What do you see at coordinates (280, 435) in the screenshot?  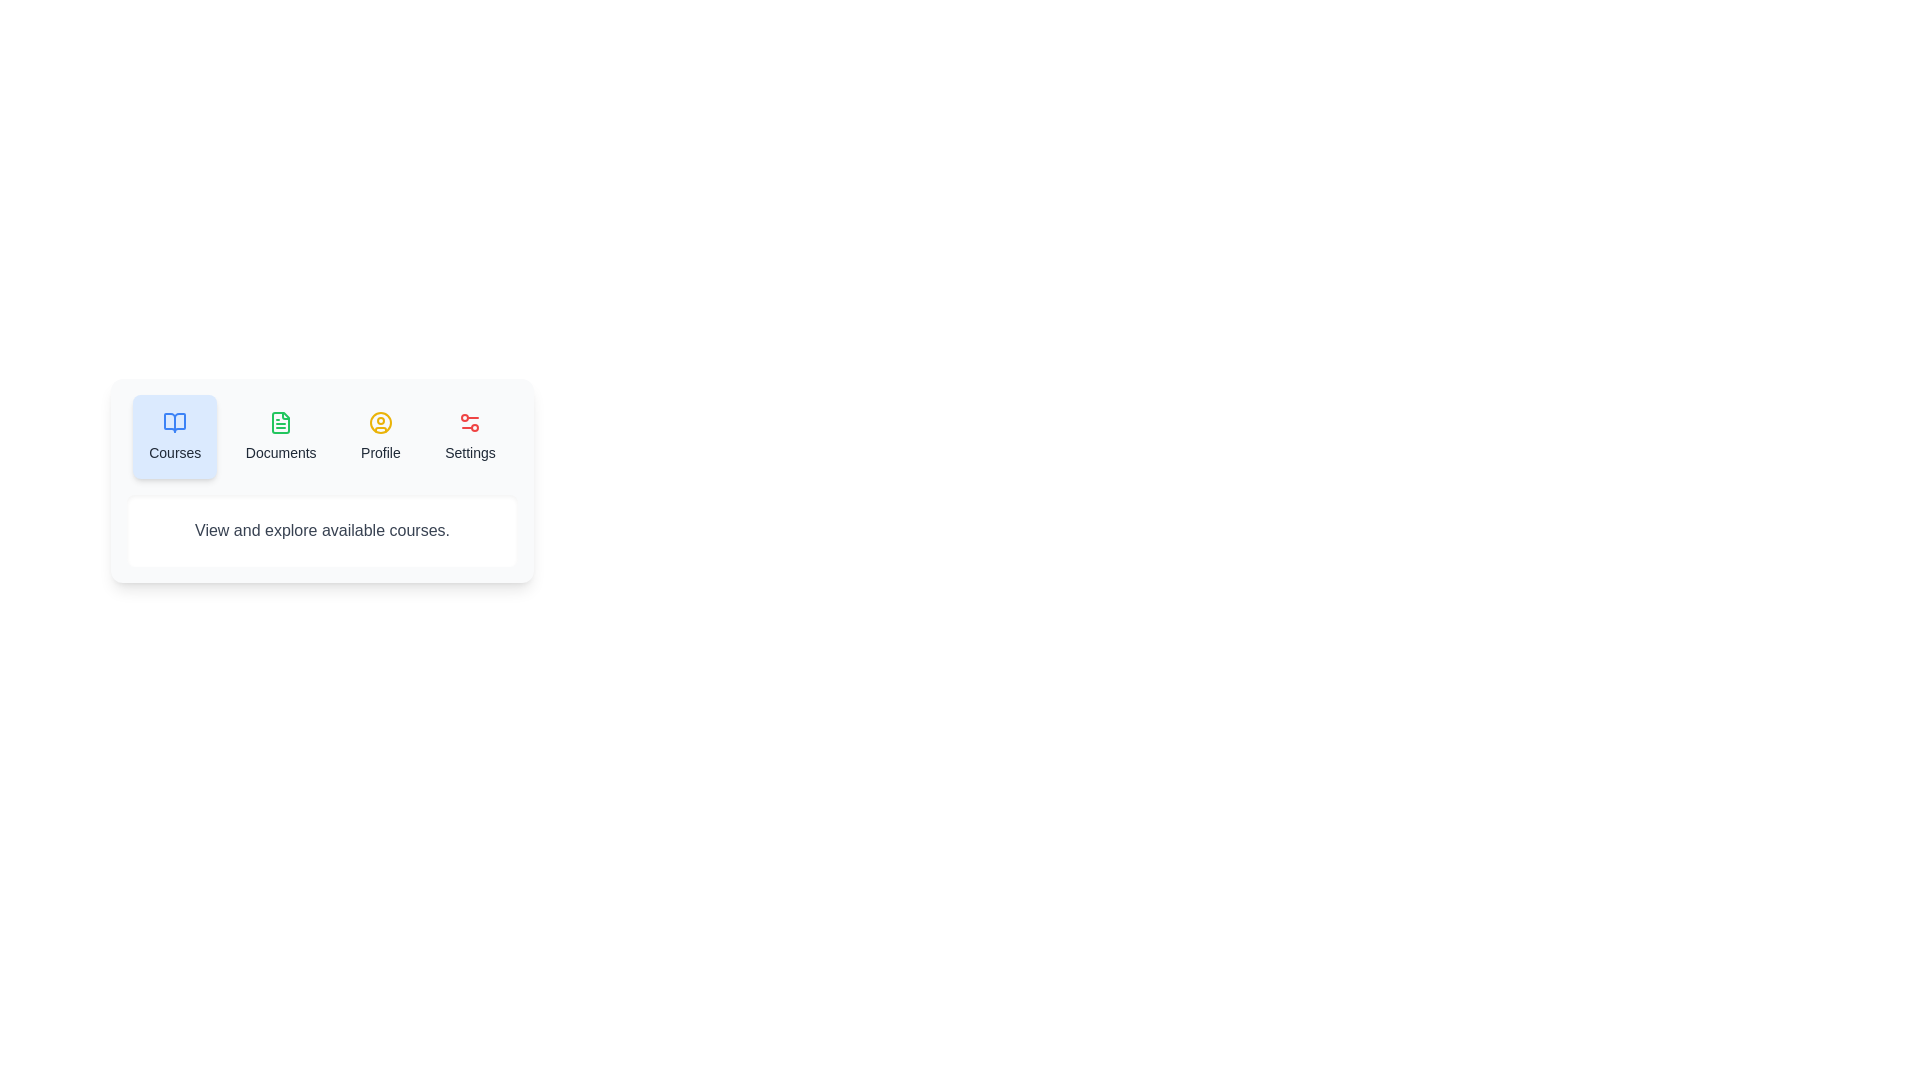 I see `the tab labeled Documents to observe its hover effect` at bounding box center [280, 435].